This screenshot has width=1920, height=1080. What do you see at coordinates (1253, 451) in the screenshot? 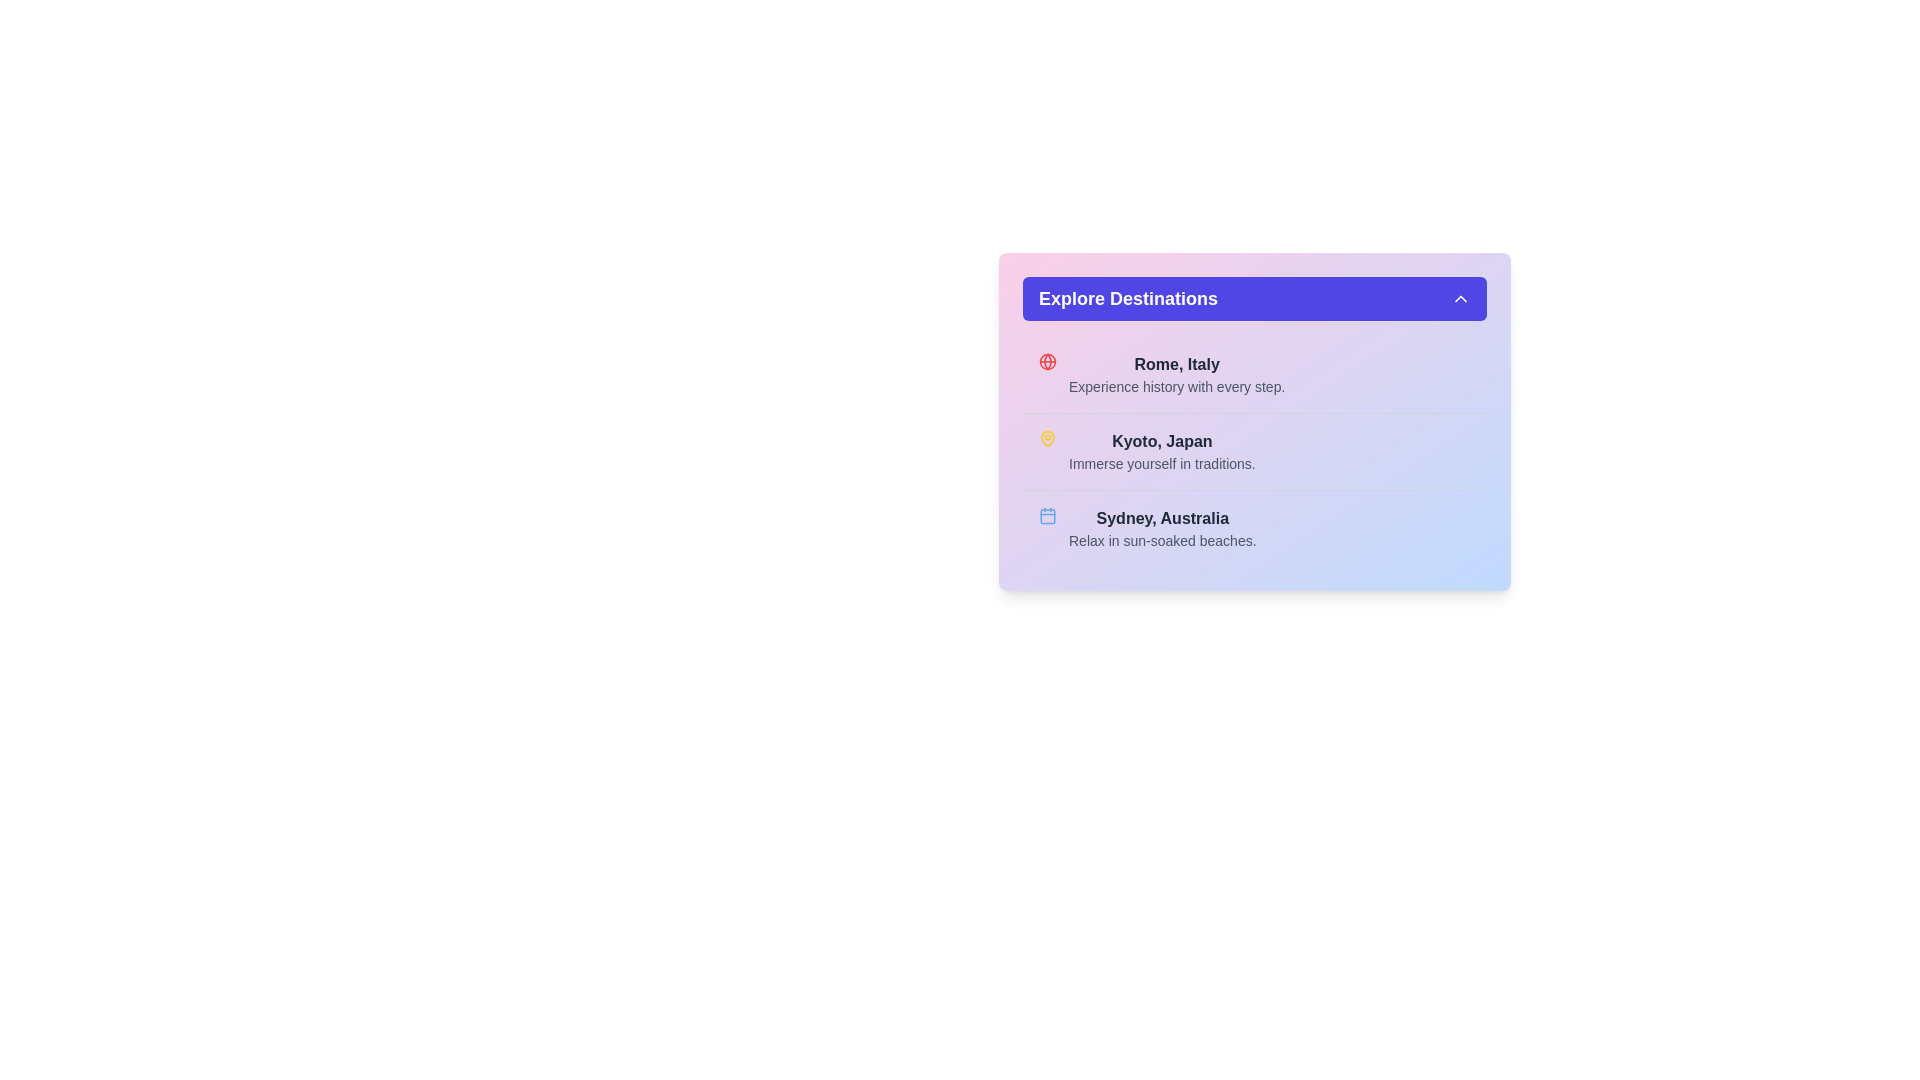
I see `the location list item displaying 'Kyoto, Japan' and the slogan 'Immerse yourself in traditions.'` at bounding box center [1253, 451].